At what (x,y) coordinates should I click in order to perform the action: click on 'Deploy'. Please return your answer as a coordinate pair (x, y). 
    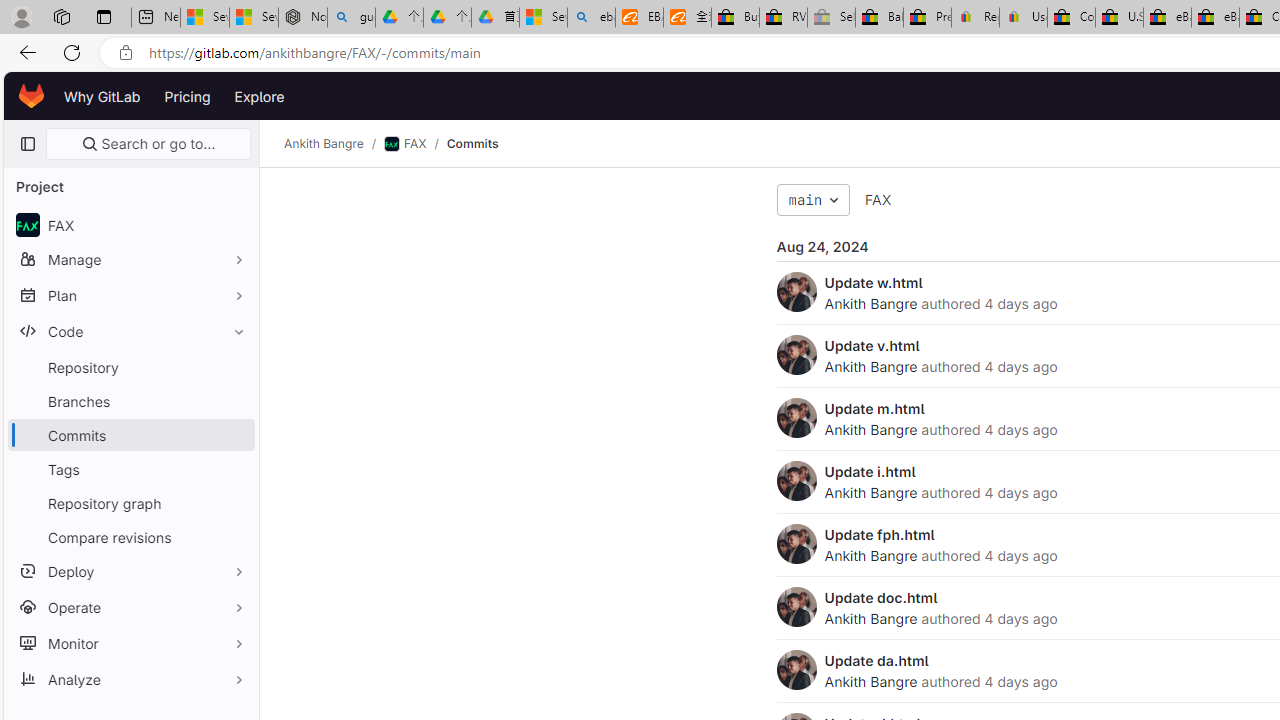
    Looking at the image, I should click on (130, 570).